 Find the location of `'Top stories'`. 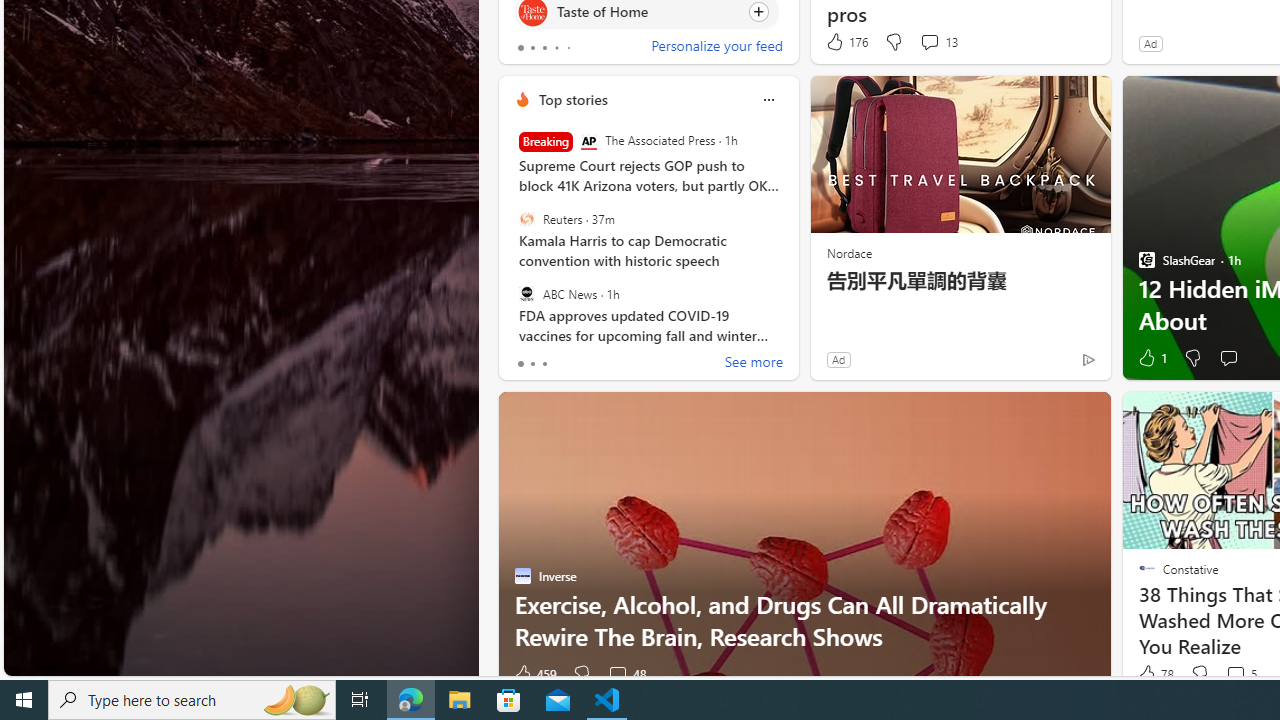

'Top stories' is located at coordinates (571, 99).